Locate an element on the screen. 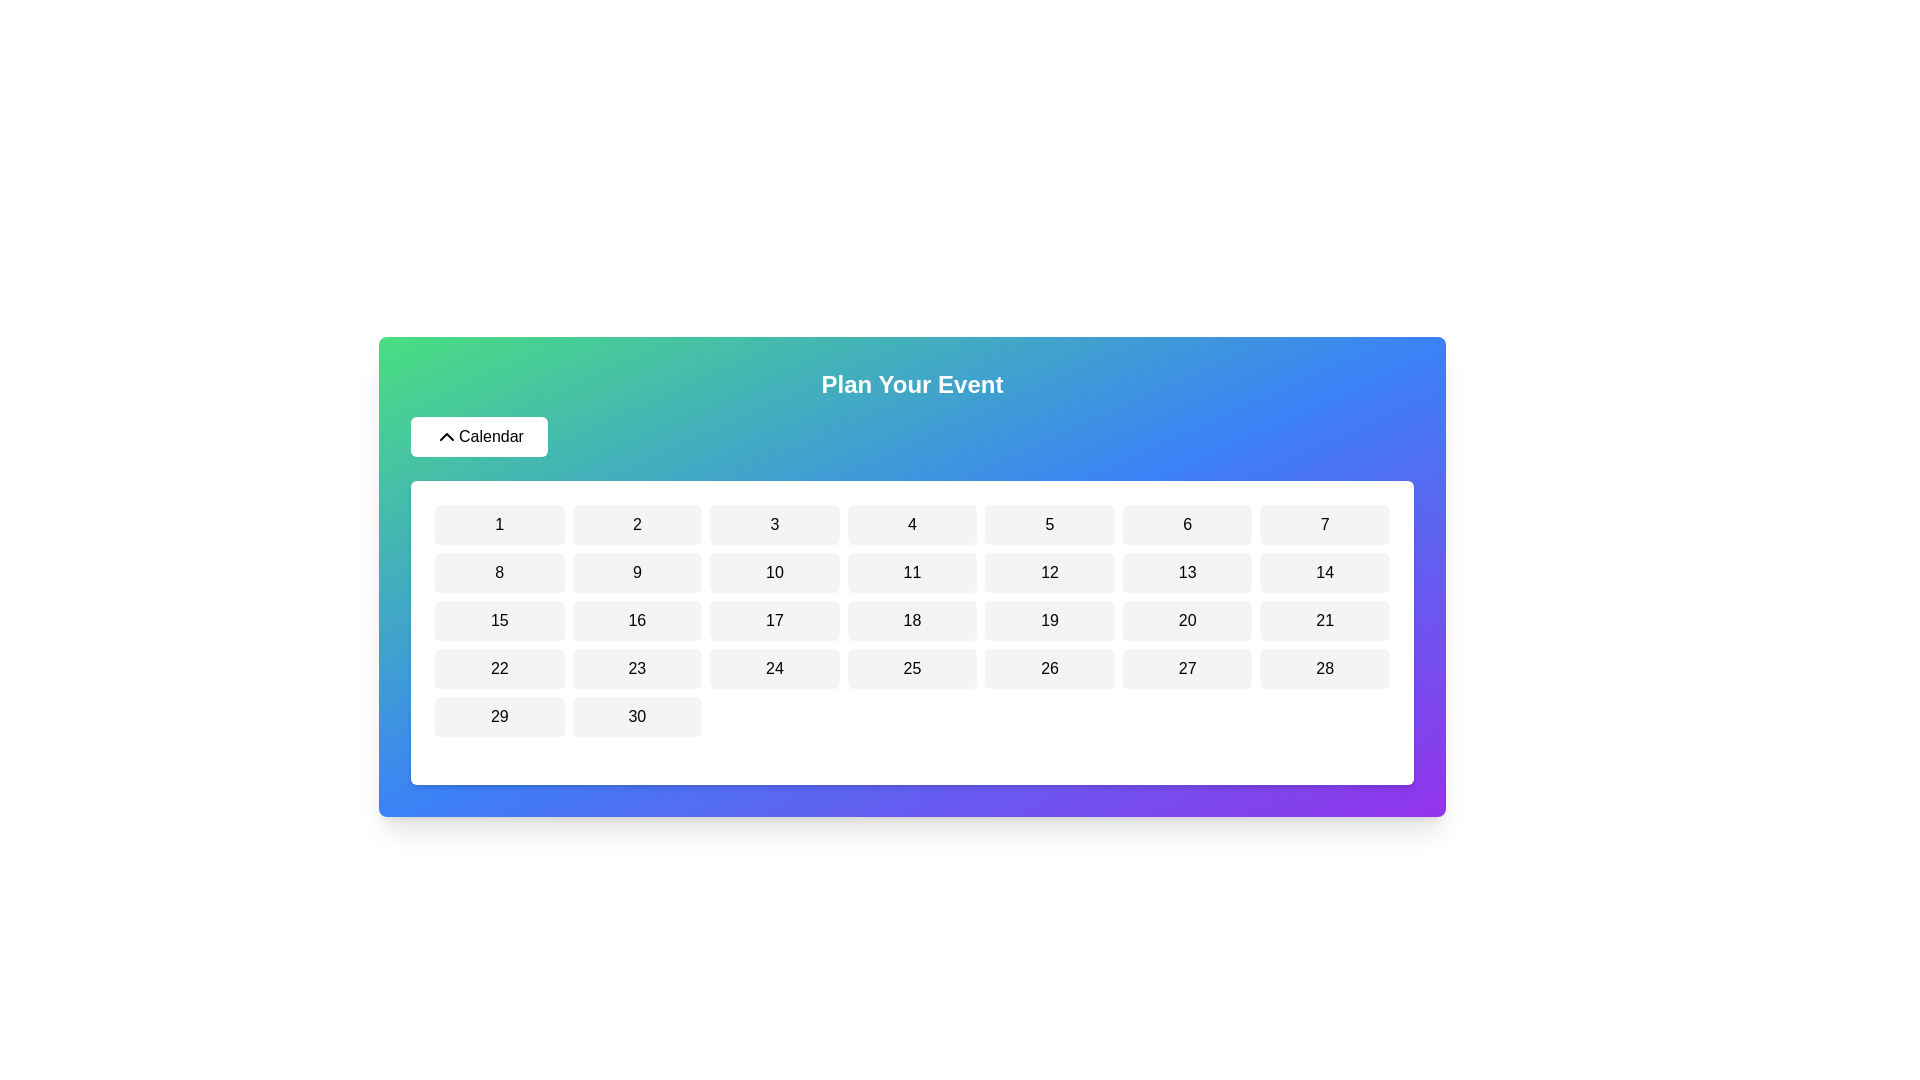  the button labeled '3' is located at coordinates (773, 523).